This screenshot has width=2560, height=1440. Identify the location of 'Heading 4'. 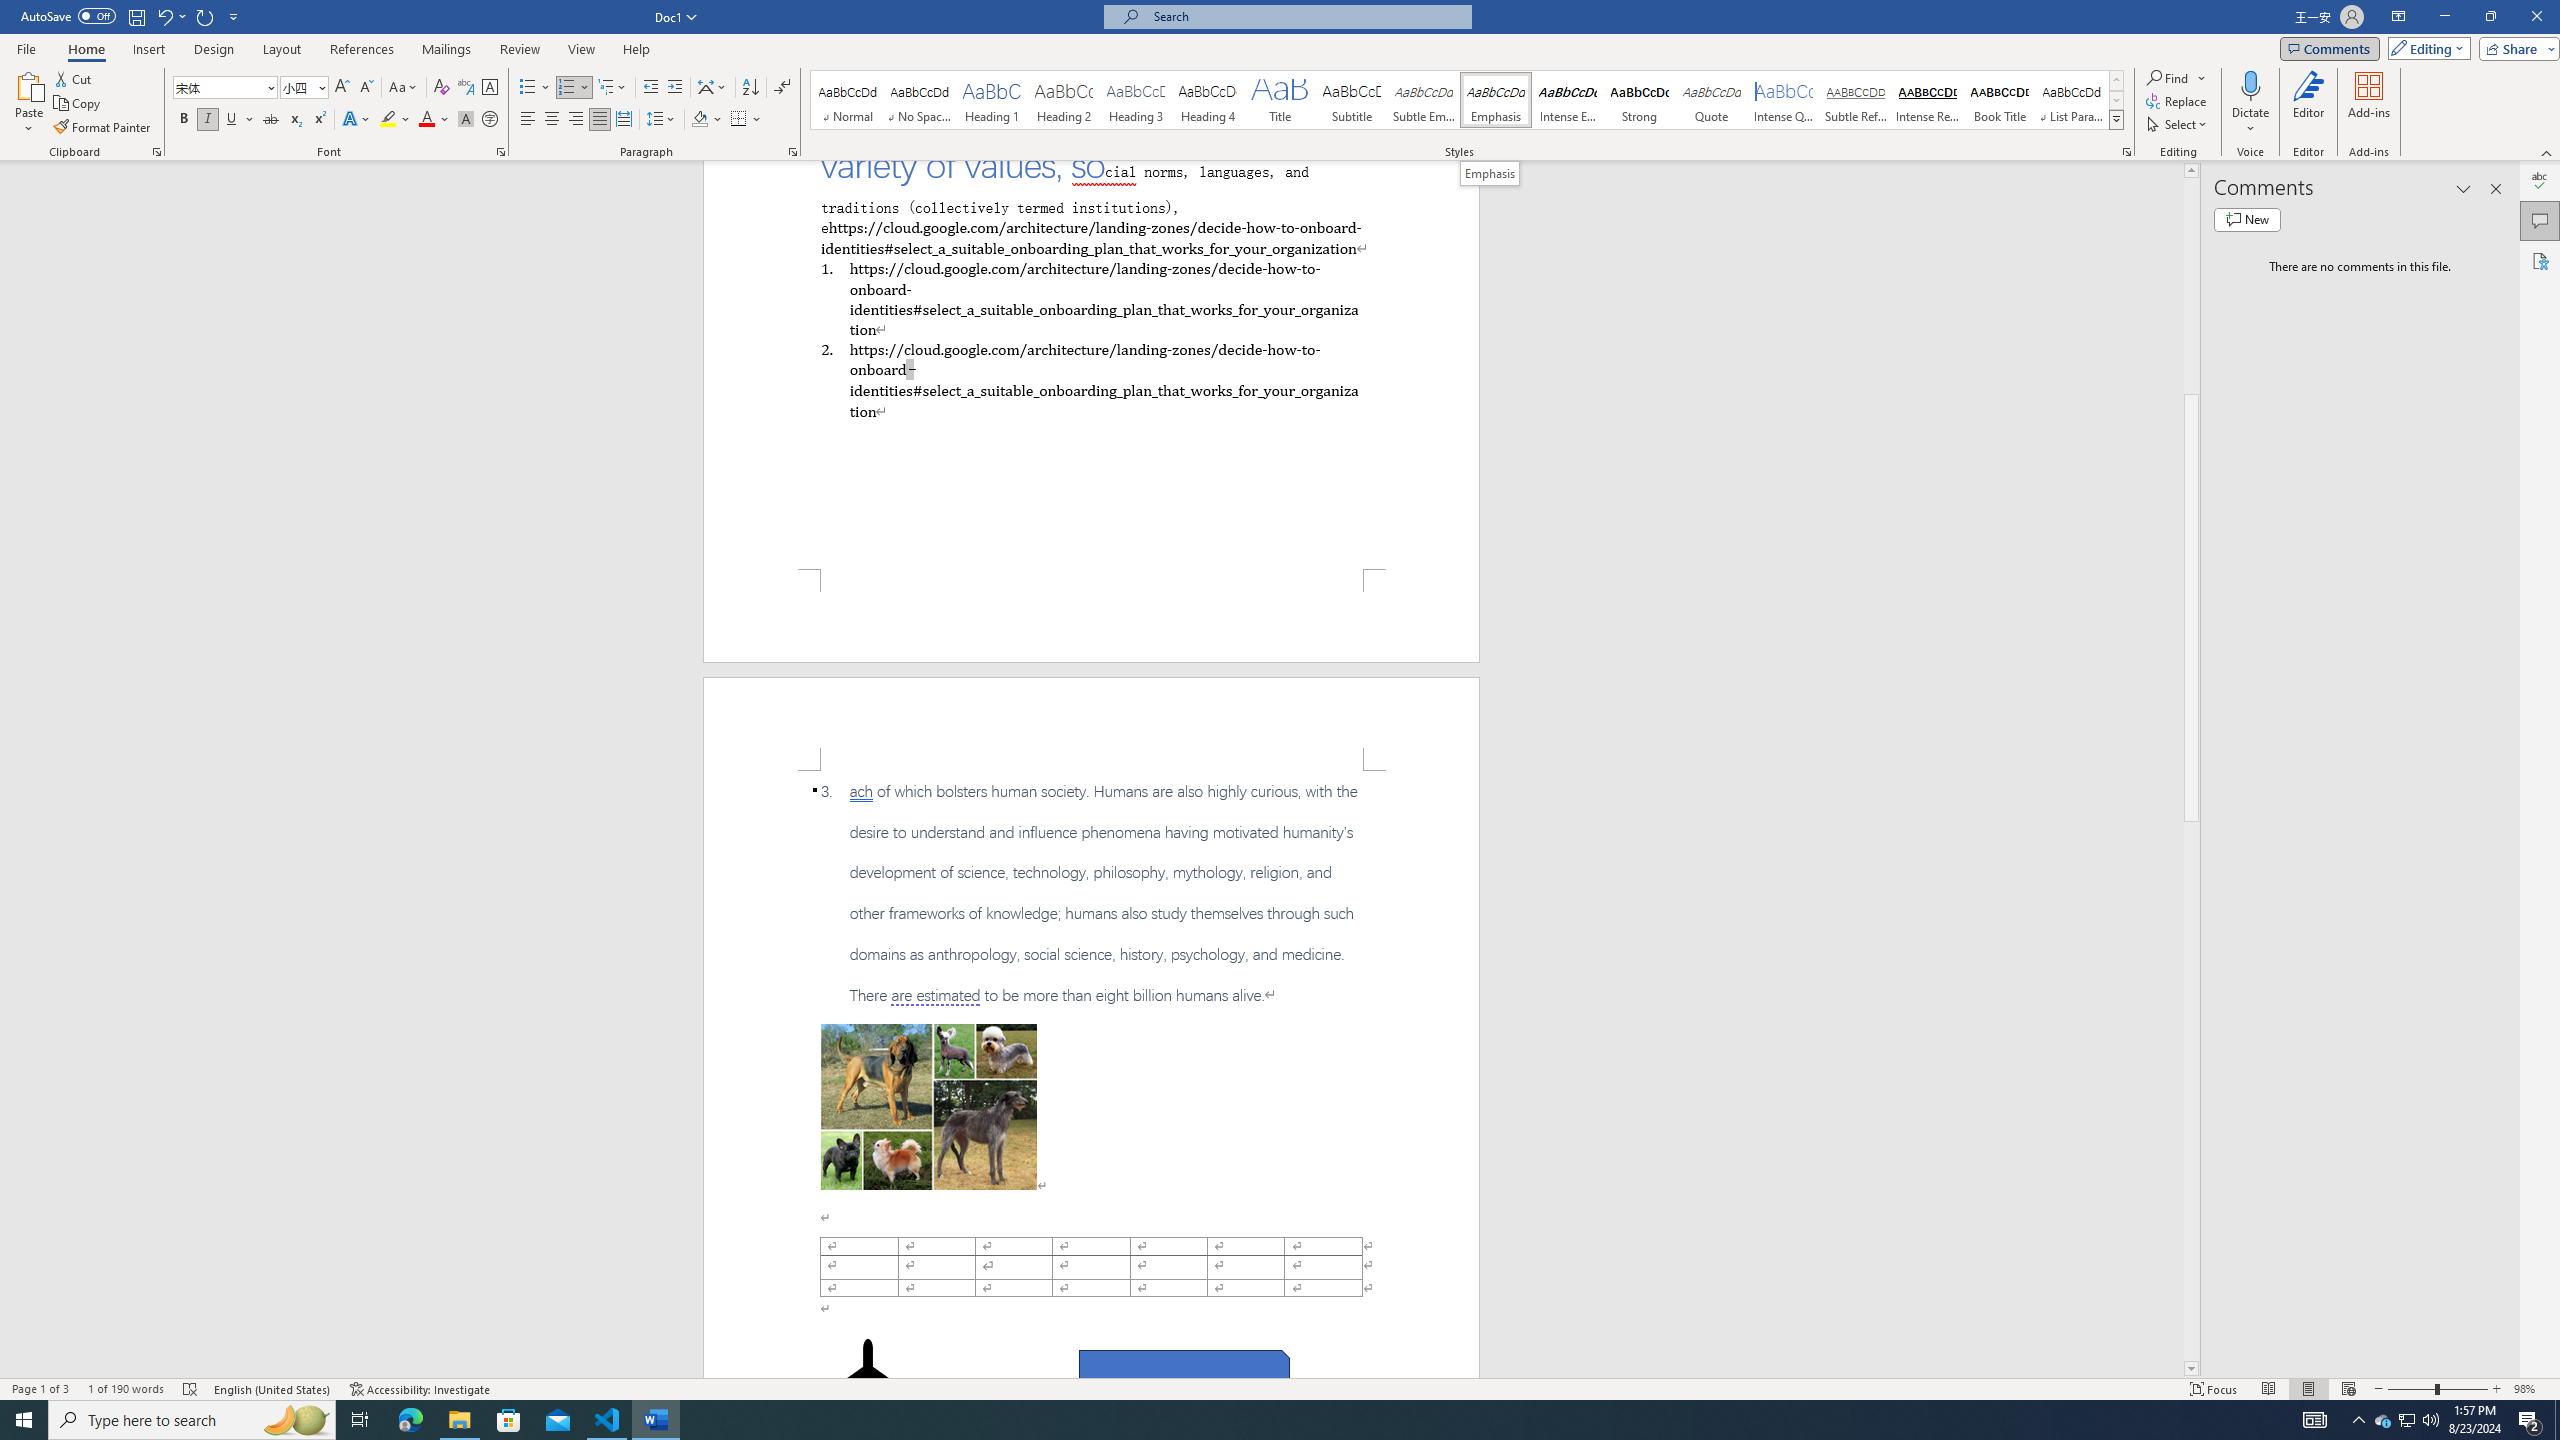
(1207, 99).